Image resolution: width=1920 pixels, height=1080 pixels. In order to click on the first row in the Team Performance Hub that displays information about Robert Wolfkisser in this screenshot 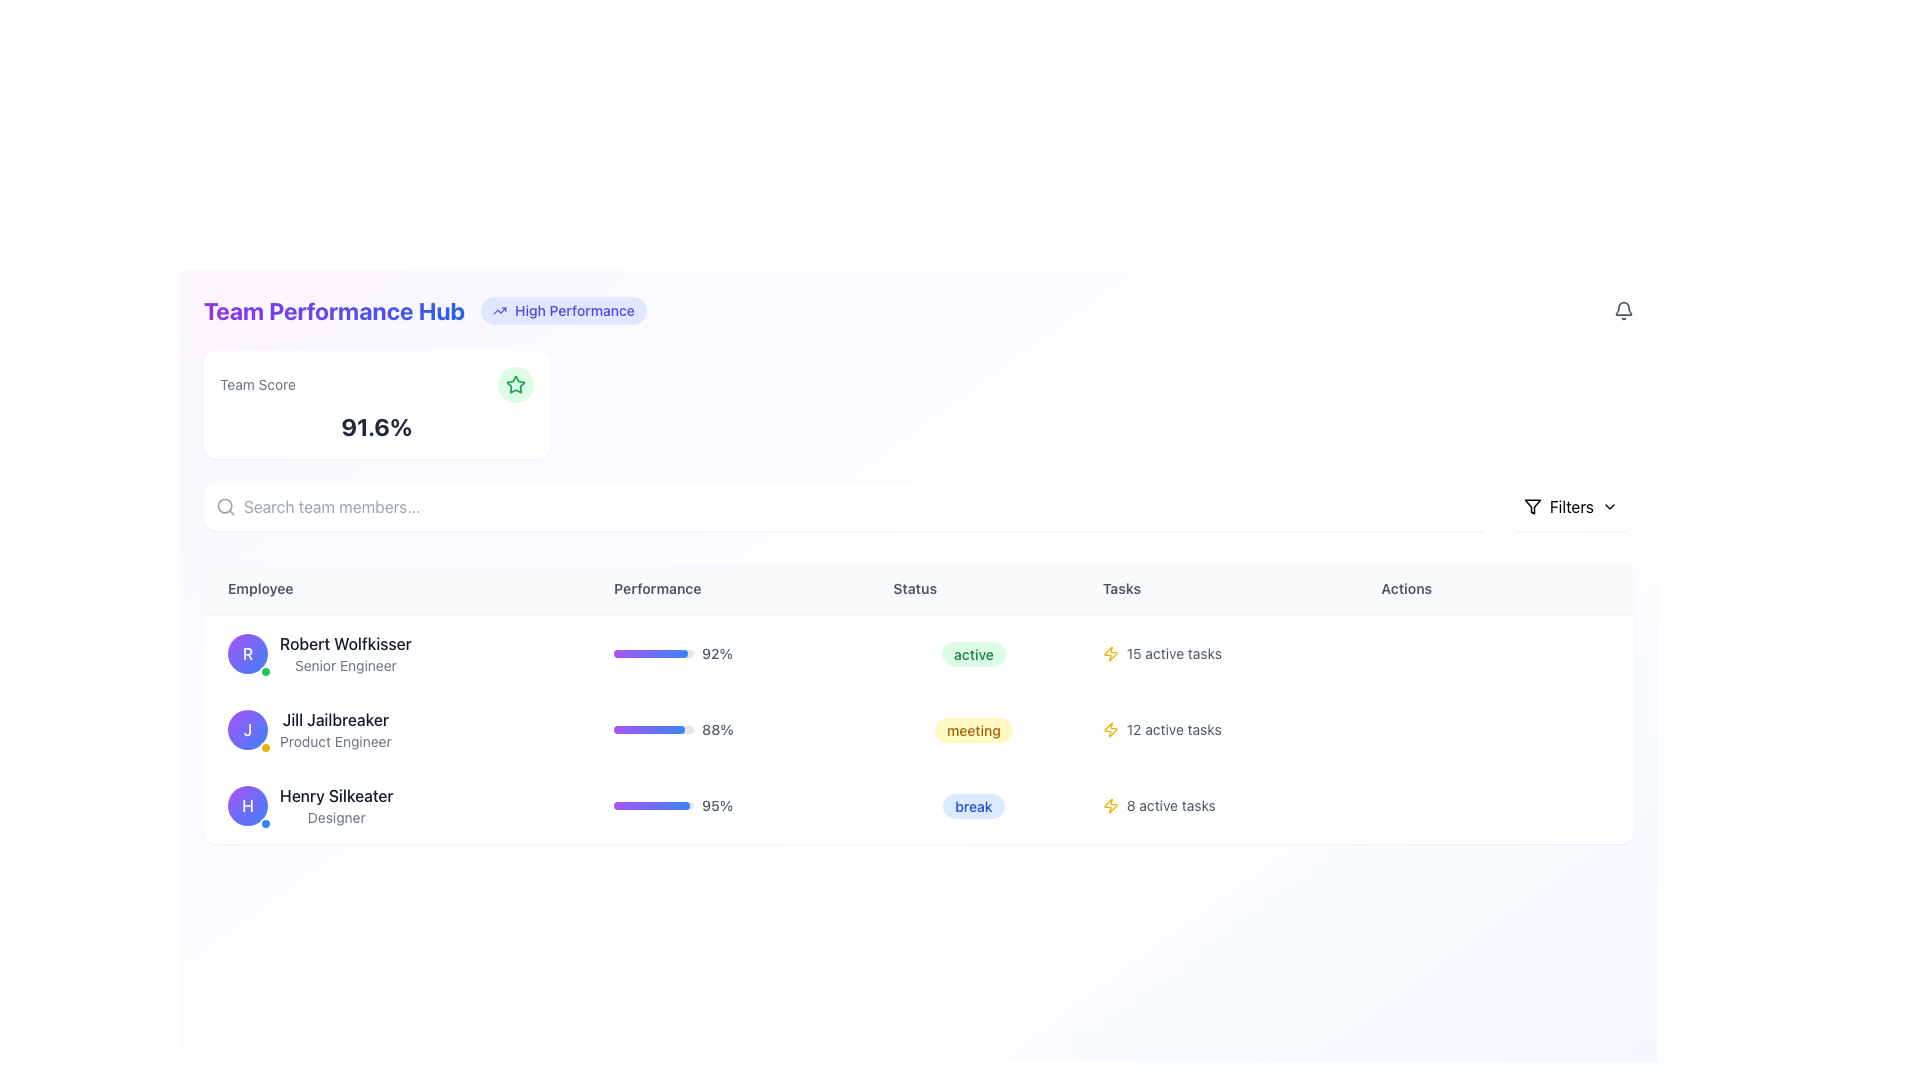, I will do `click(917, 653)`.